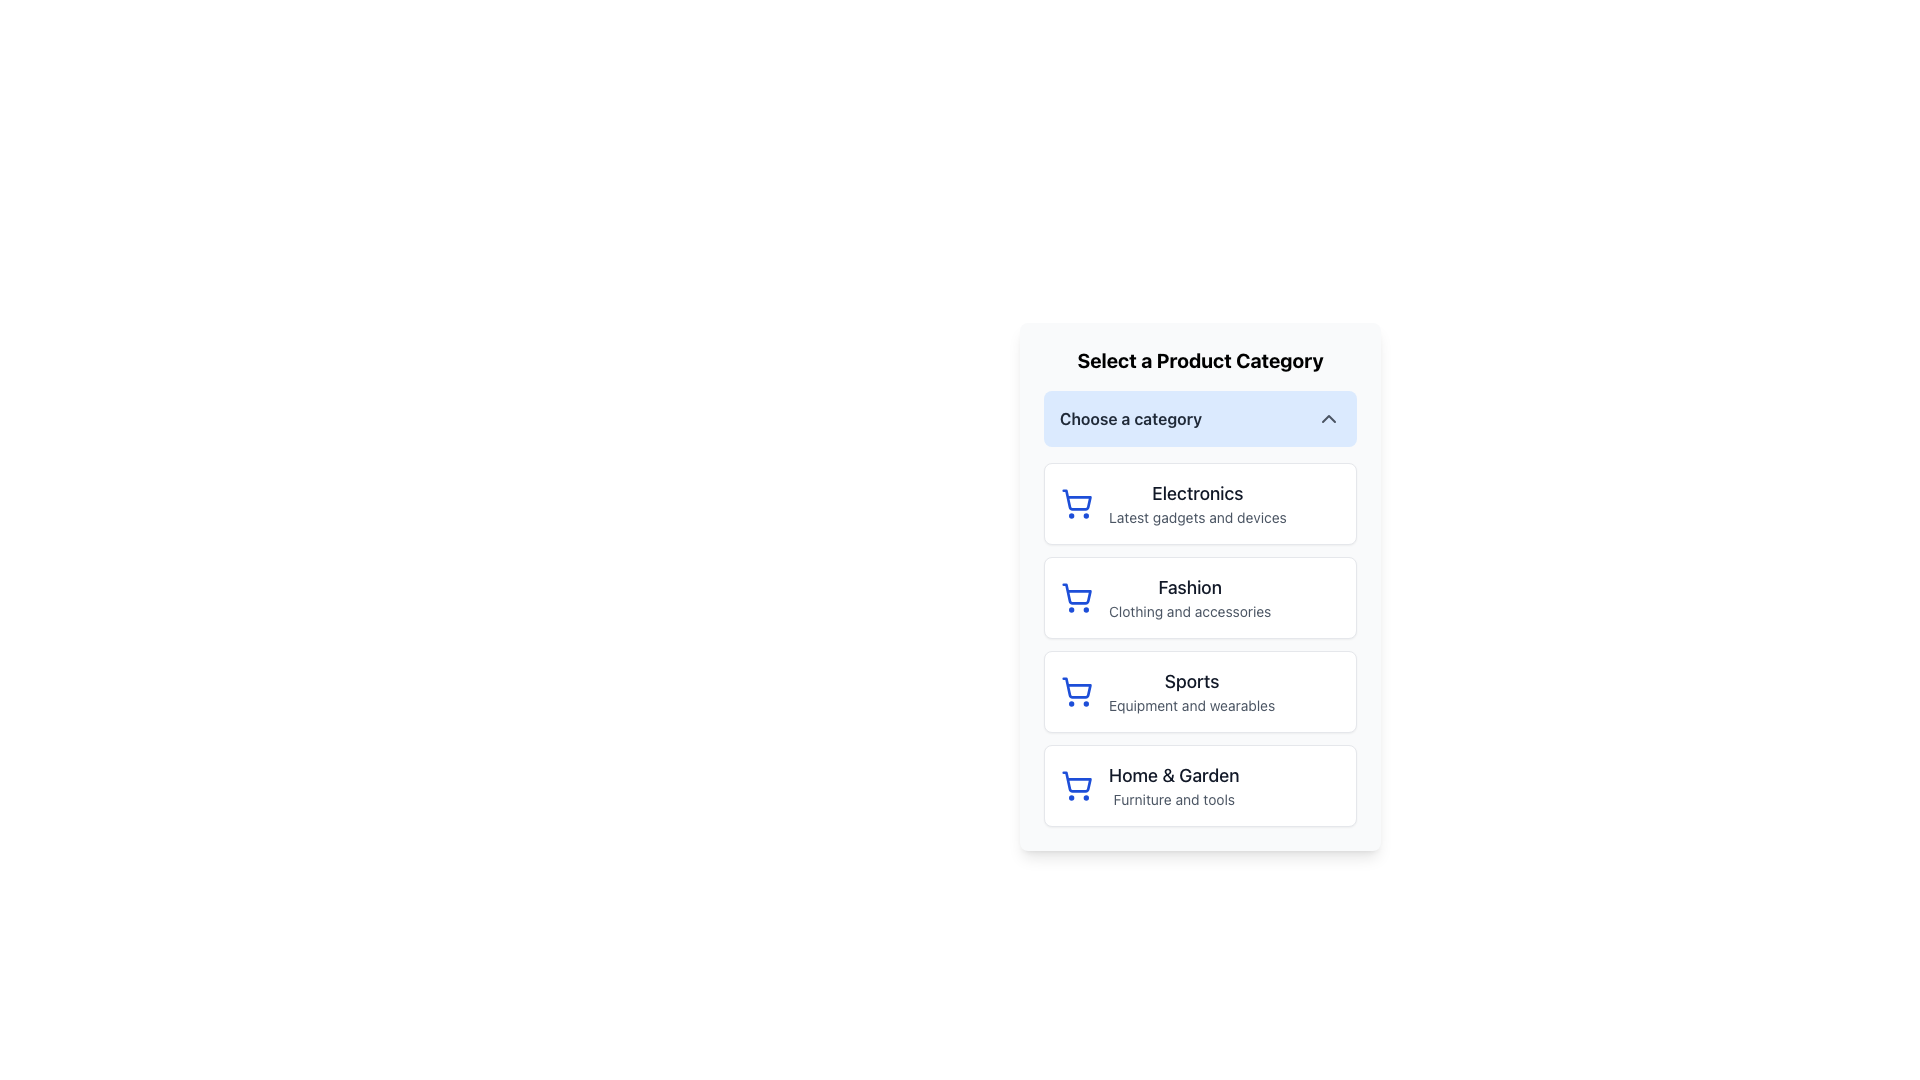 The width and height of the screenshot is (1920, 1080). Describe the element at coordinates (1190, 596) in the screenshot. I see `the 'Fashion' category text label, which is the second item in a vertical list of product categories, positioned below 'Electronics' and above 'Sports'` at that location.